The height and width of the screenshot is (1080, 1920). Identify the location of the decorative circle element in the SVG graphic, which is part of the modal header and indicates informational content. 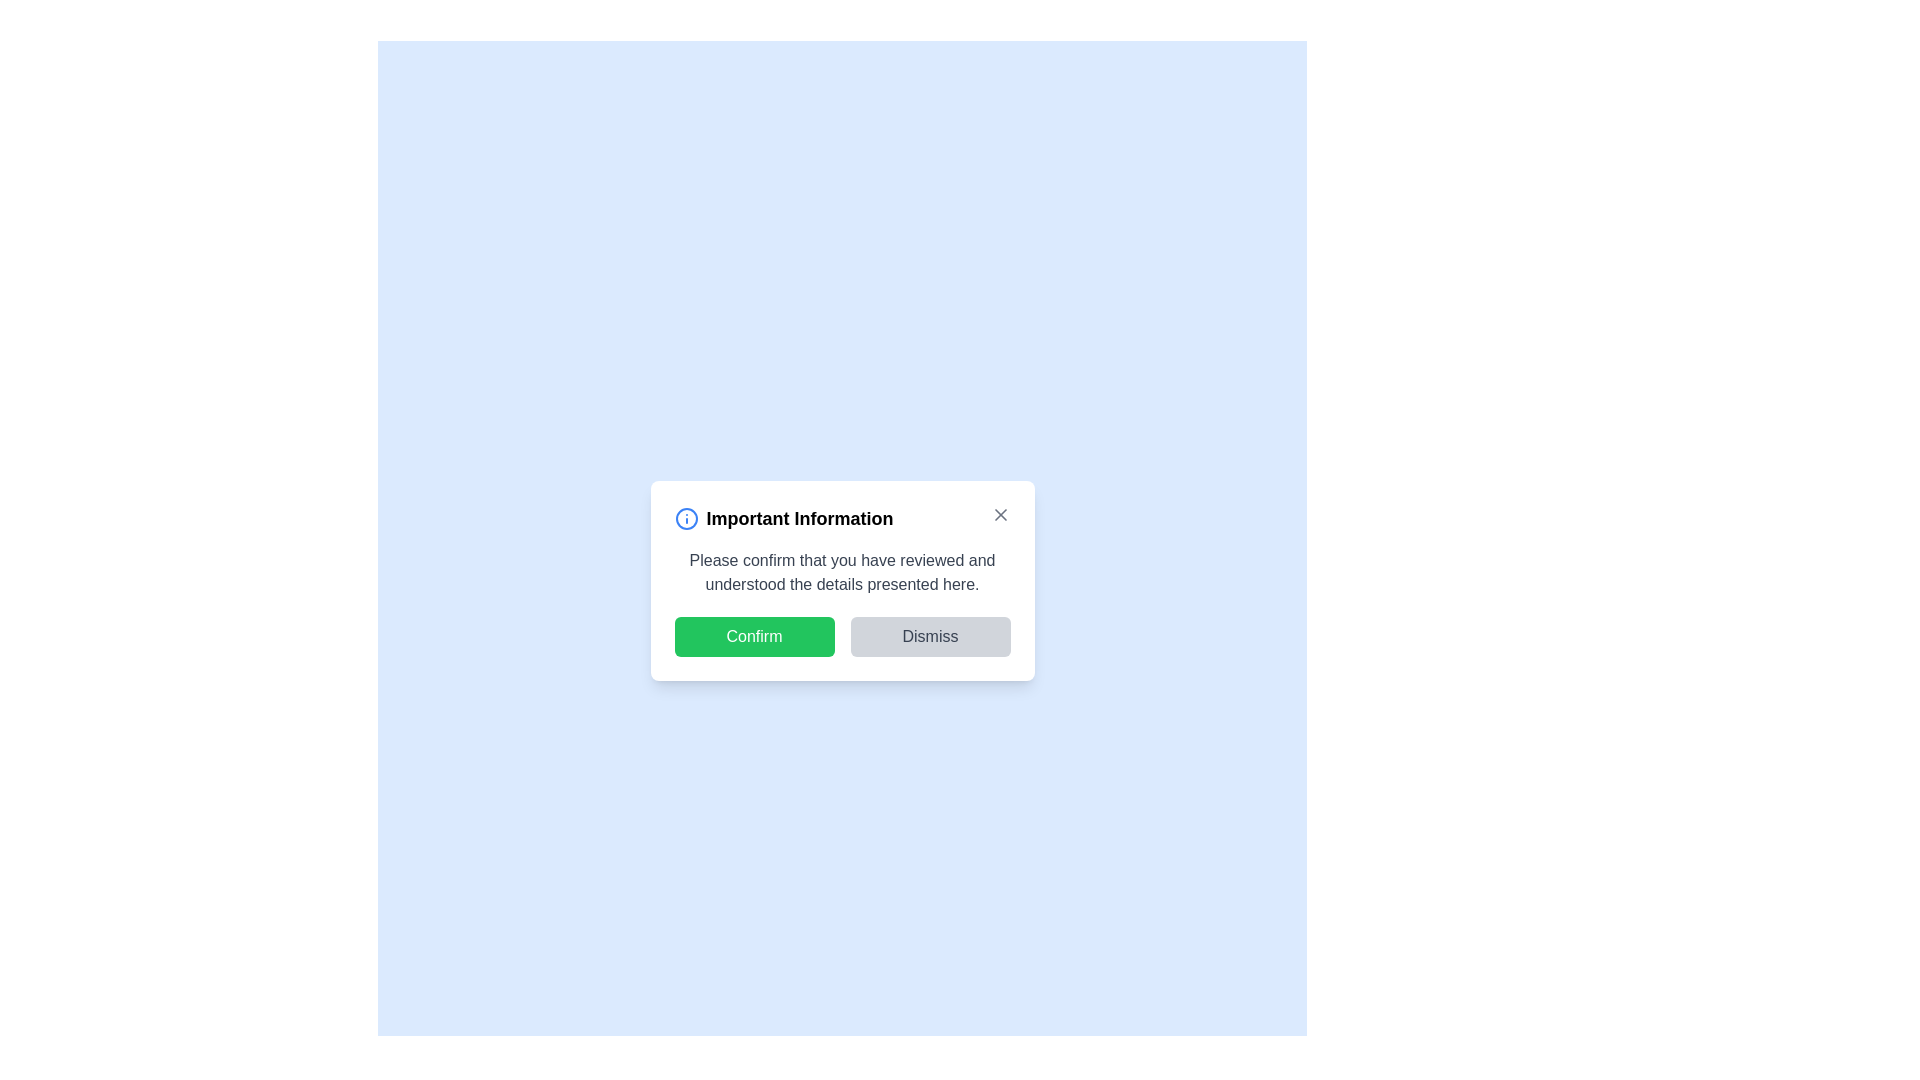
(686, 518).